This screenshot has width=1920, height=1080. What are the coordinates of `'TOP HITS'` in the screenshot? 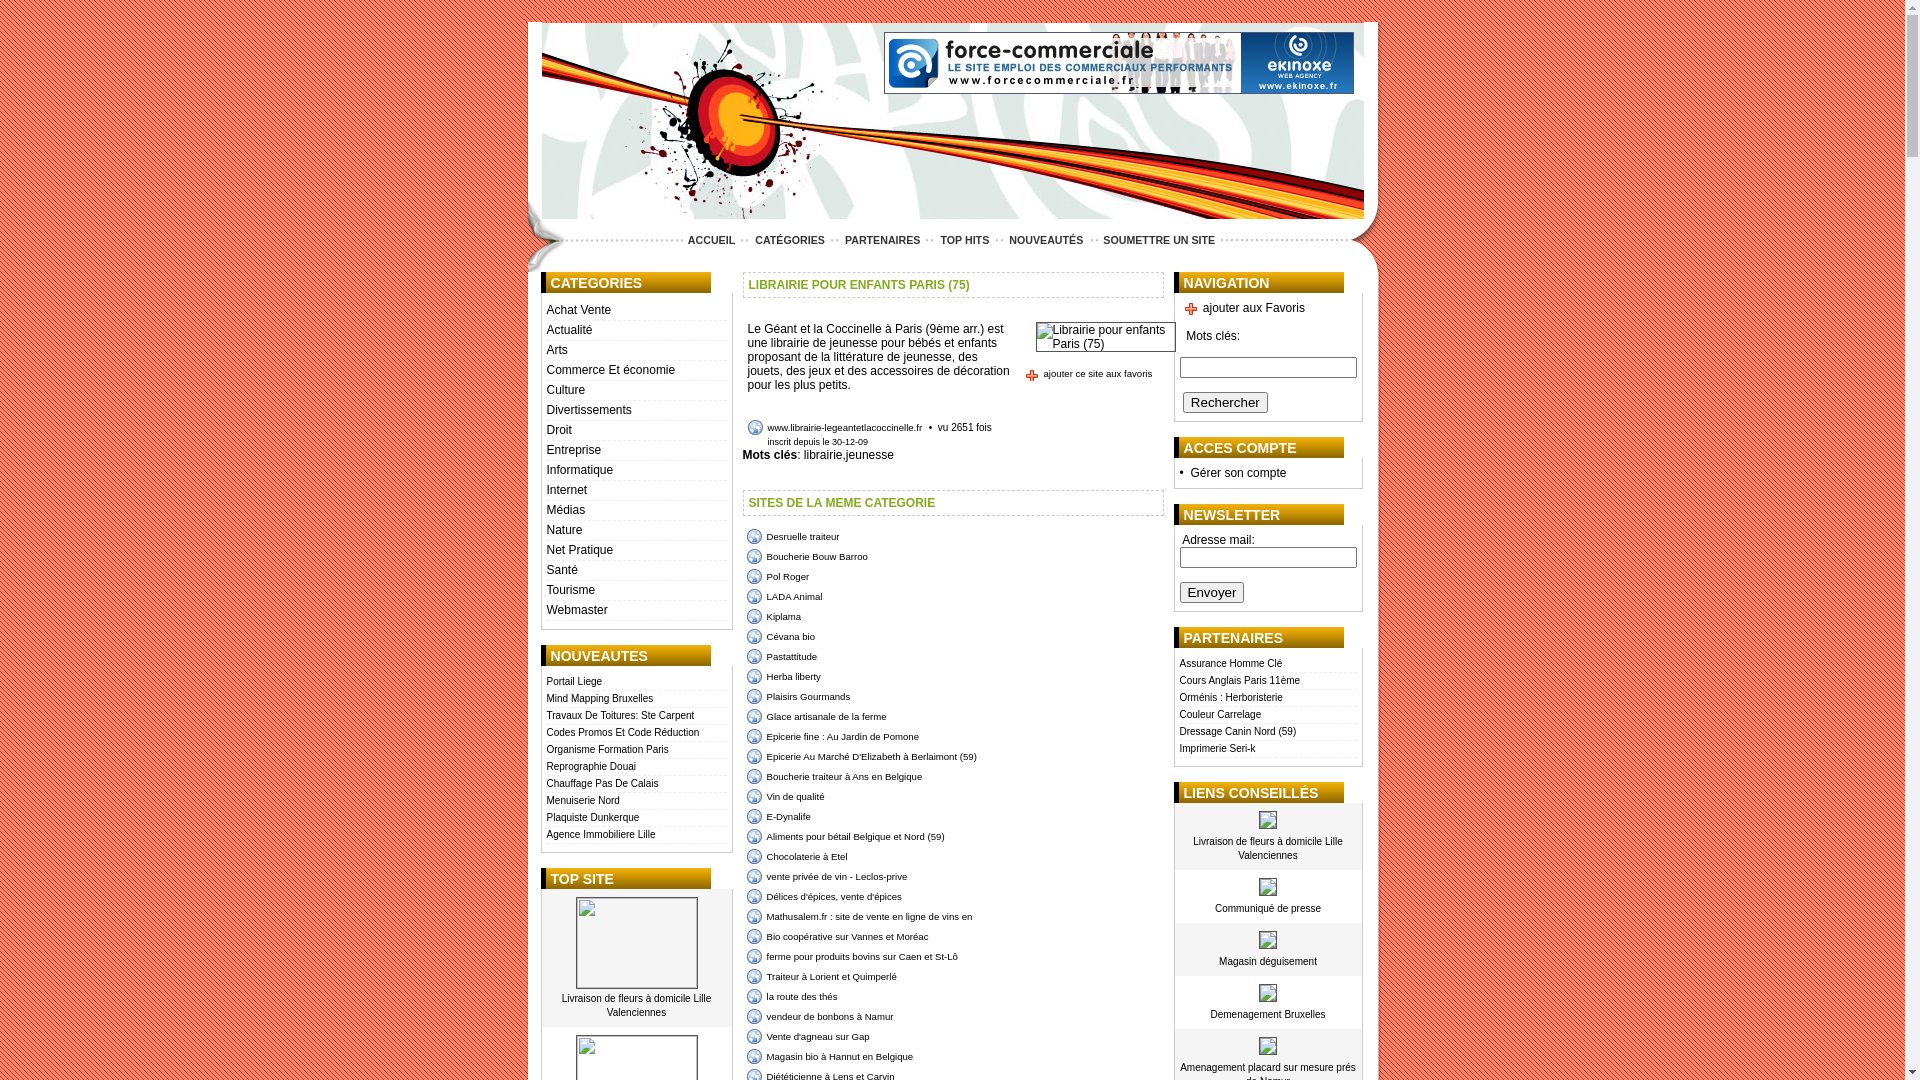 It's located at (934, 238).